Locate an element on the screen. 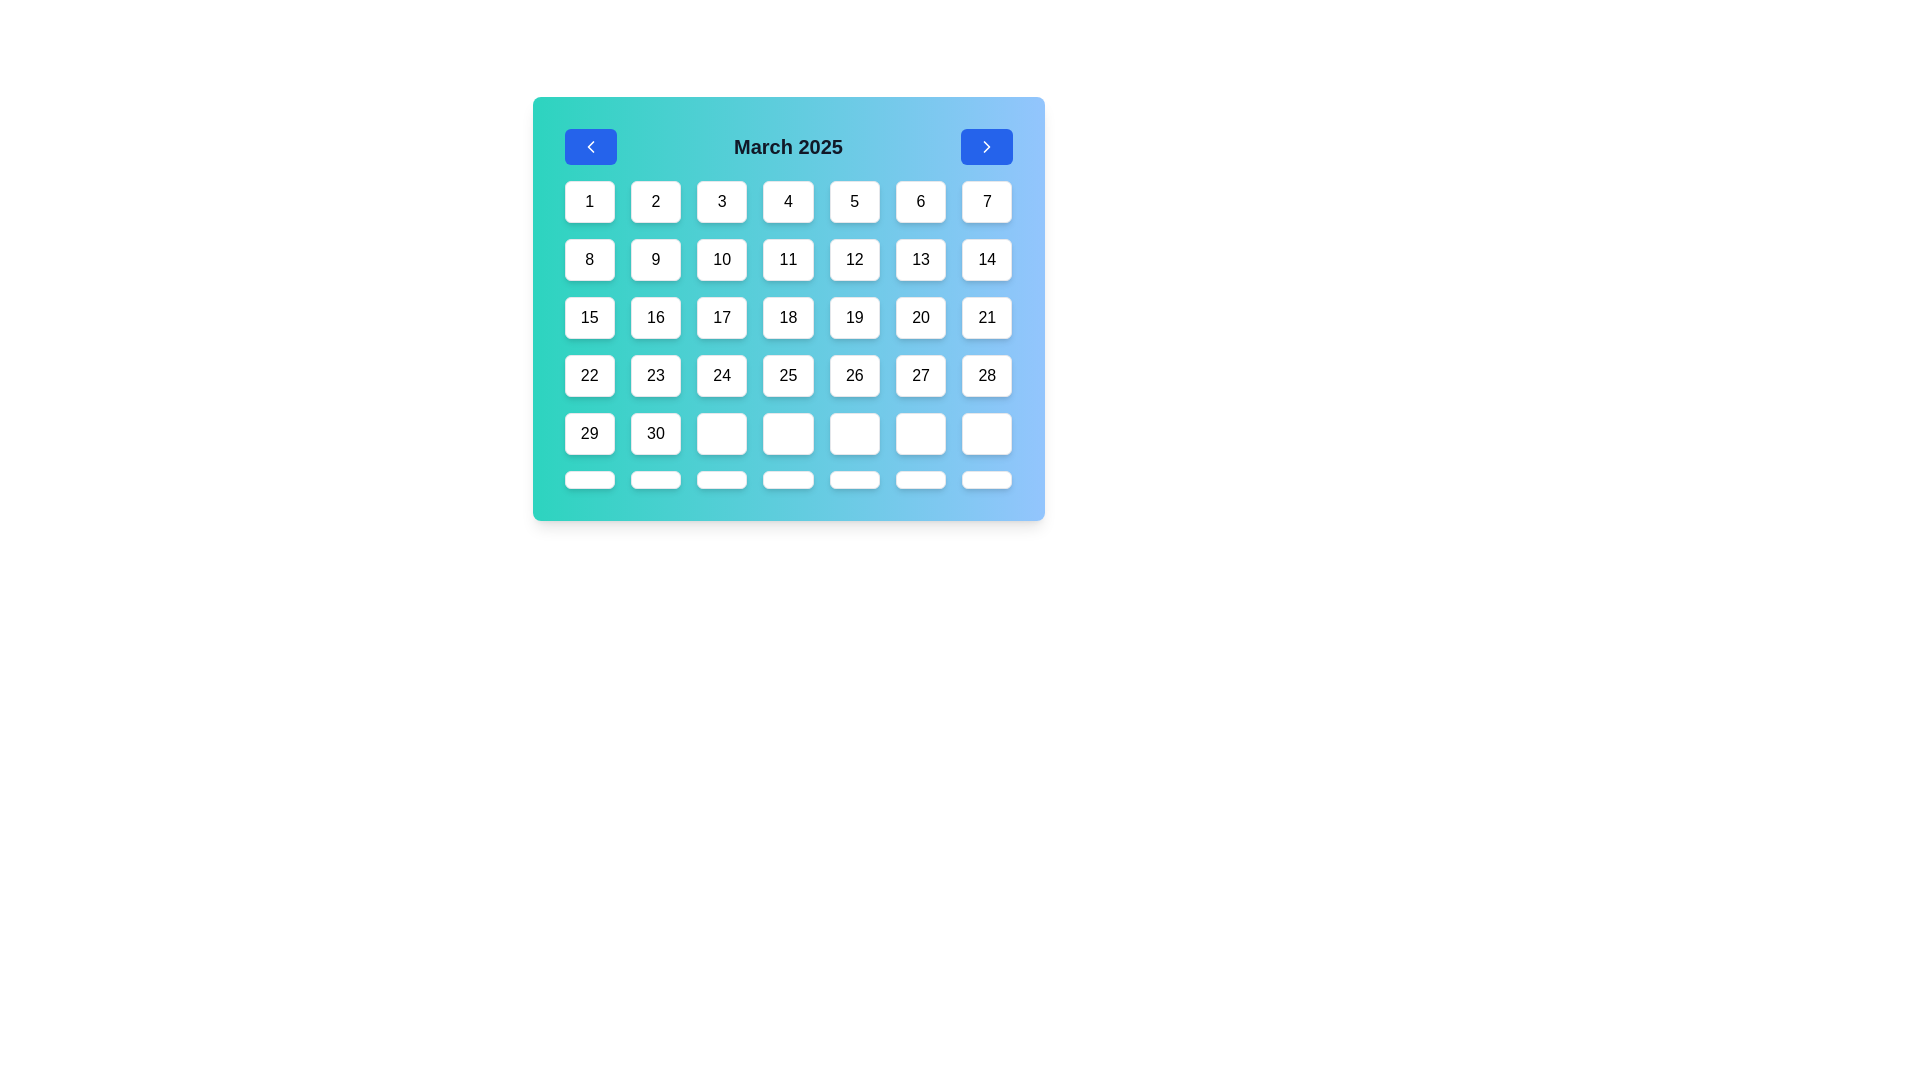  the rectangular button with a white background labeled '16' located in the grid of date buttons under 'March 2025', specifically in the third row and second column is located at coordinates (655, 316).